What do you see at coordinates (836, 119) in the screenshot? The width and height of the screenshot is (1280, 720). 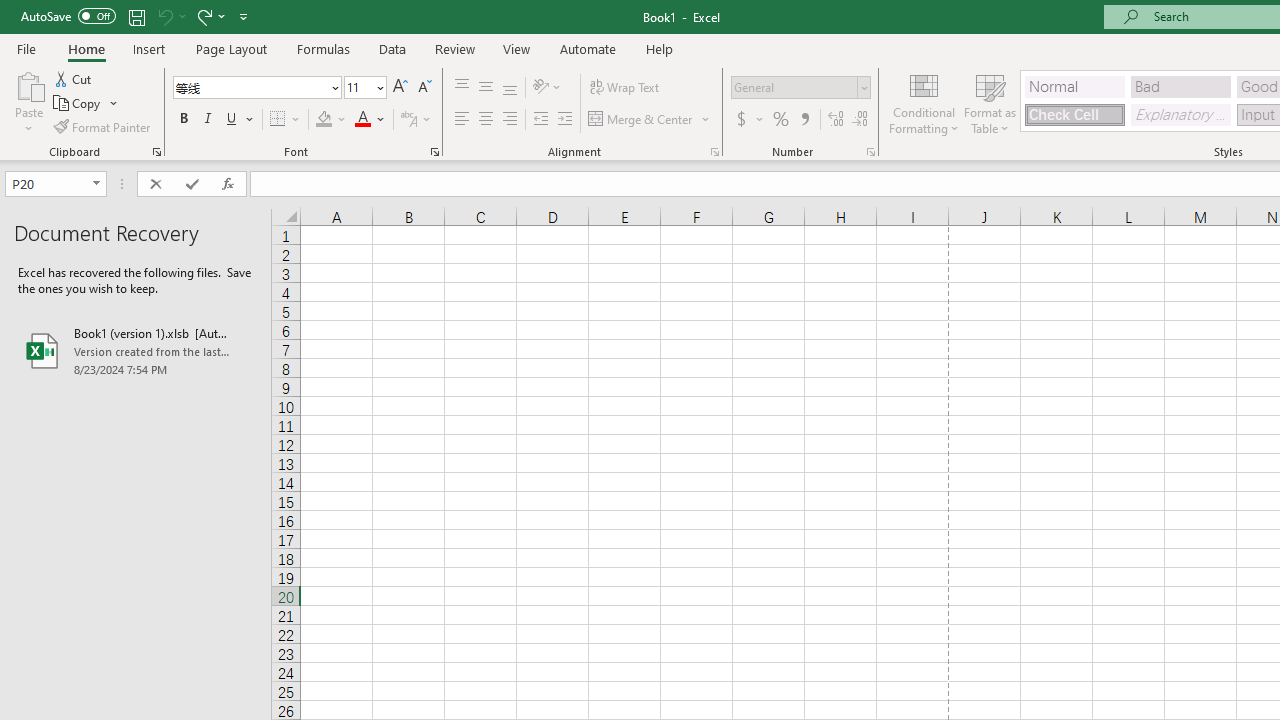 I see `'Increase Decimal'` at bounding box center [836, 119].